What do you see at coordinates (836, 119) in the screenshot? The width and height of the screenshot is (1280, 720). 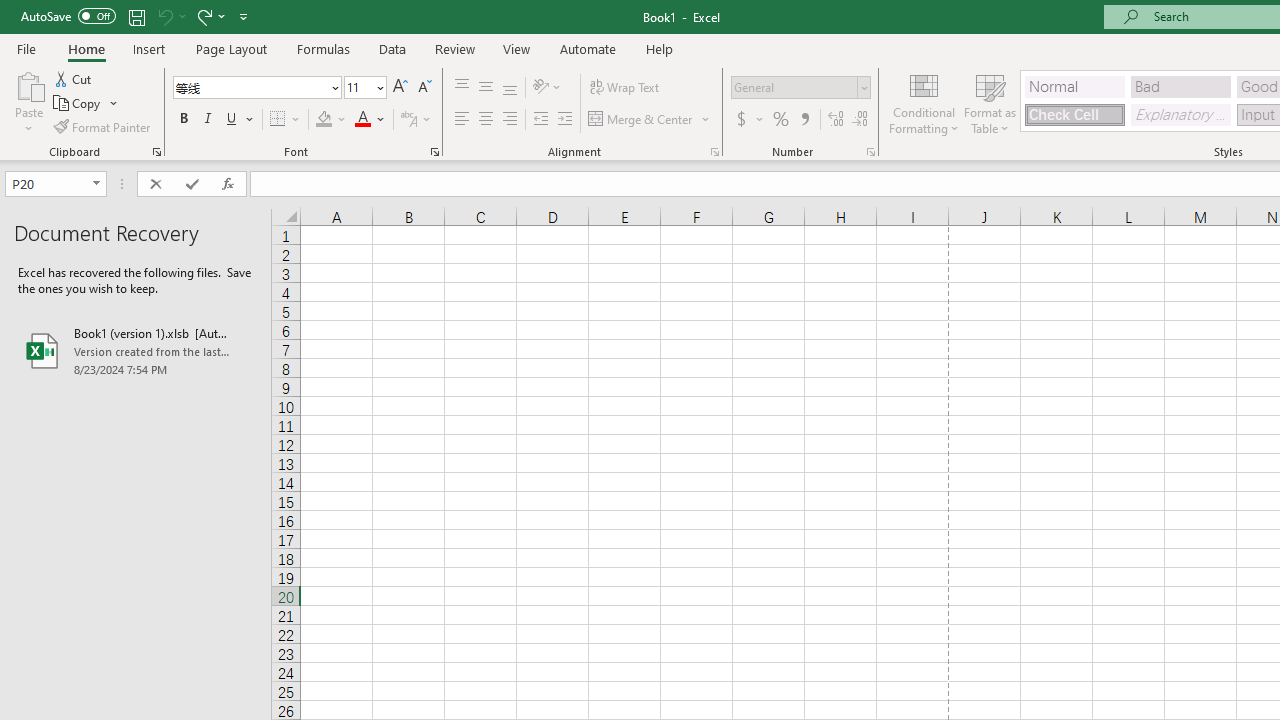 I see `'Increase Decimal'` at bounding box center [836, 119].